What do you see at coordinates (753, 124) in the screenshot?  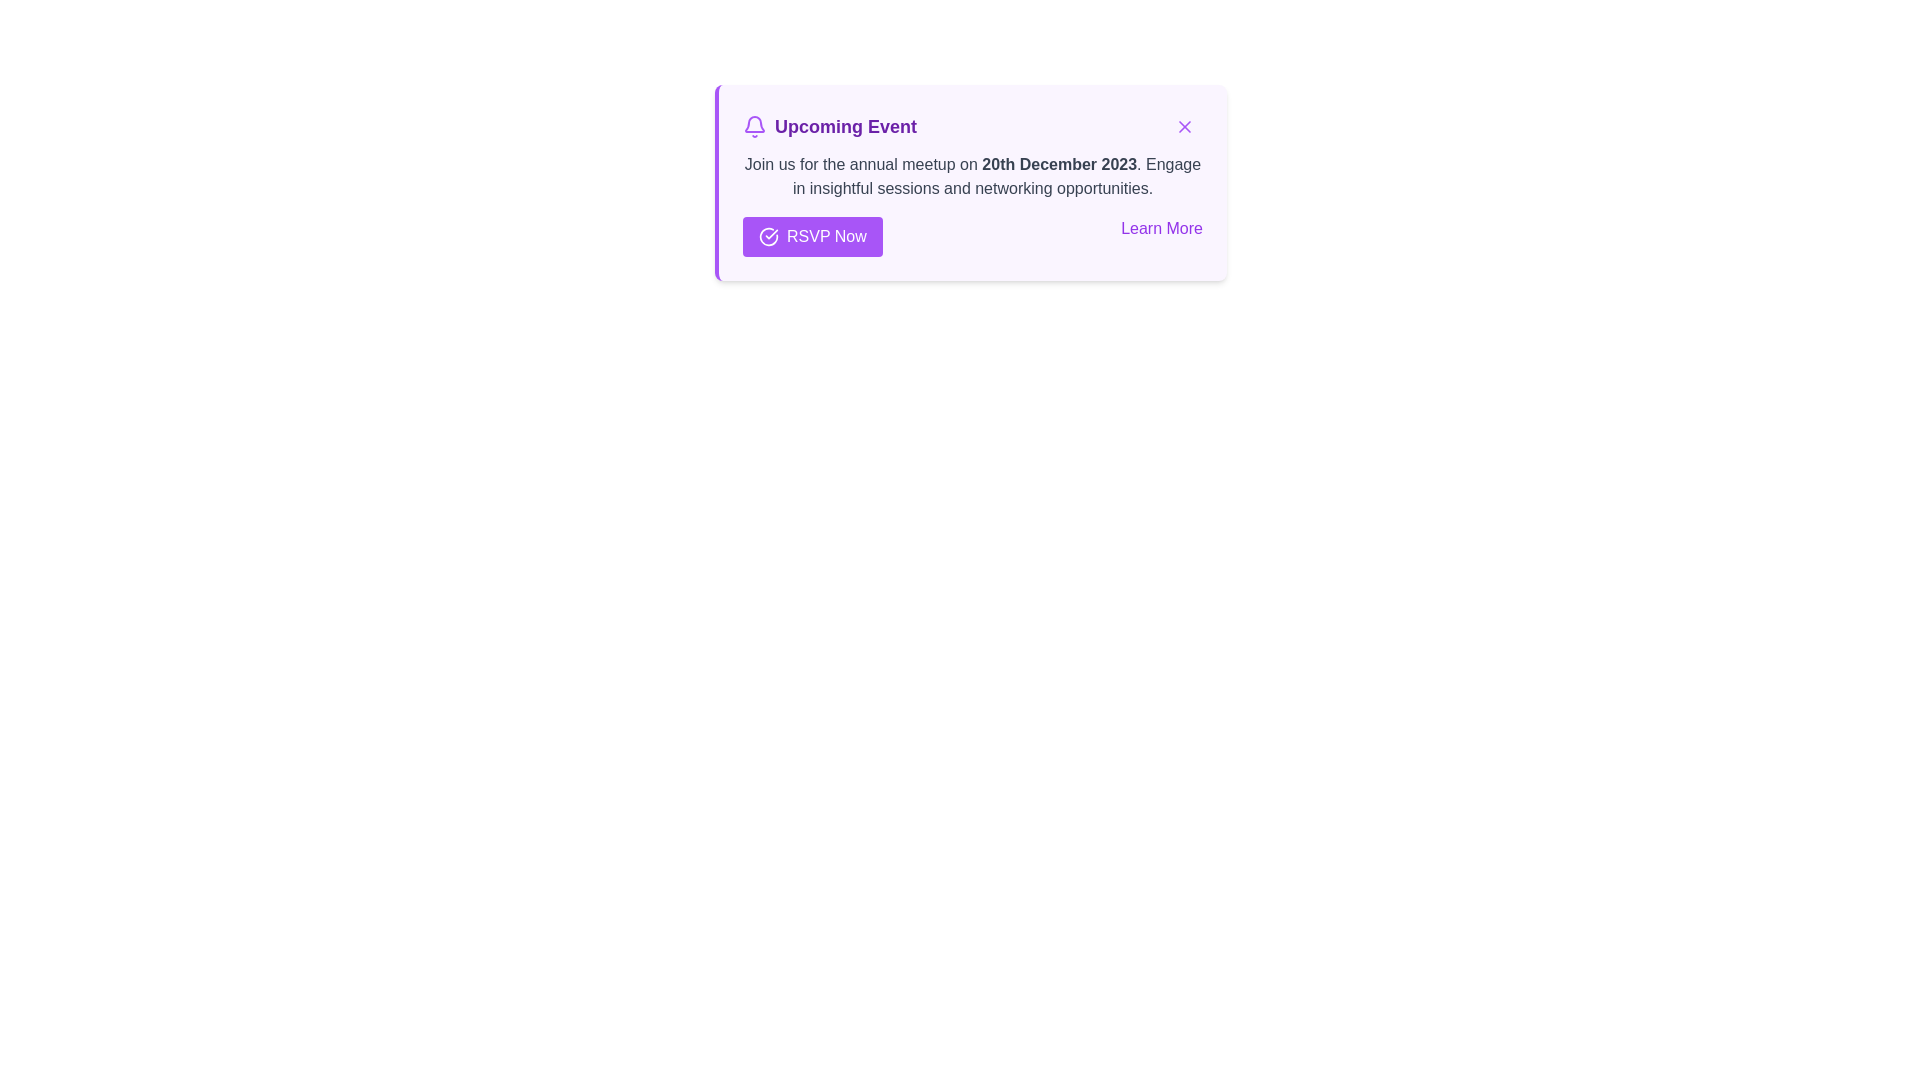 I see `the lower portion of the decorative bell icon located within the purple-bordered notification box in the top-right area` at bounding box center [753, 124].